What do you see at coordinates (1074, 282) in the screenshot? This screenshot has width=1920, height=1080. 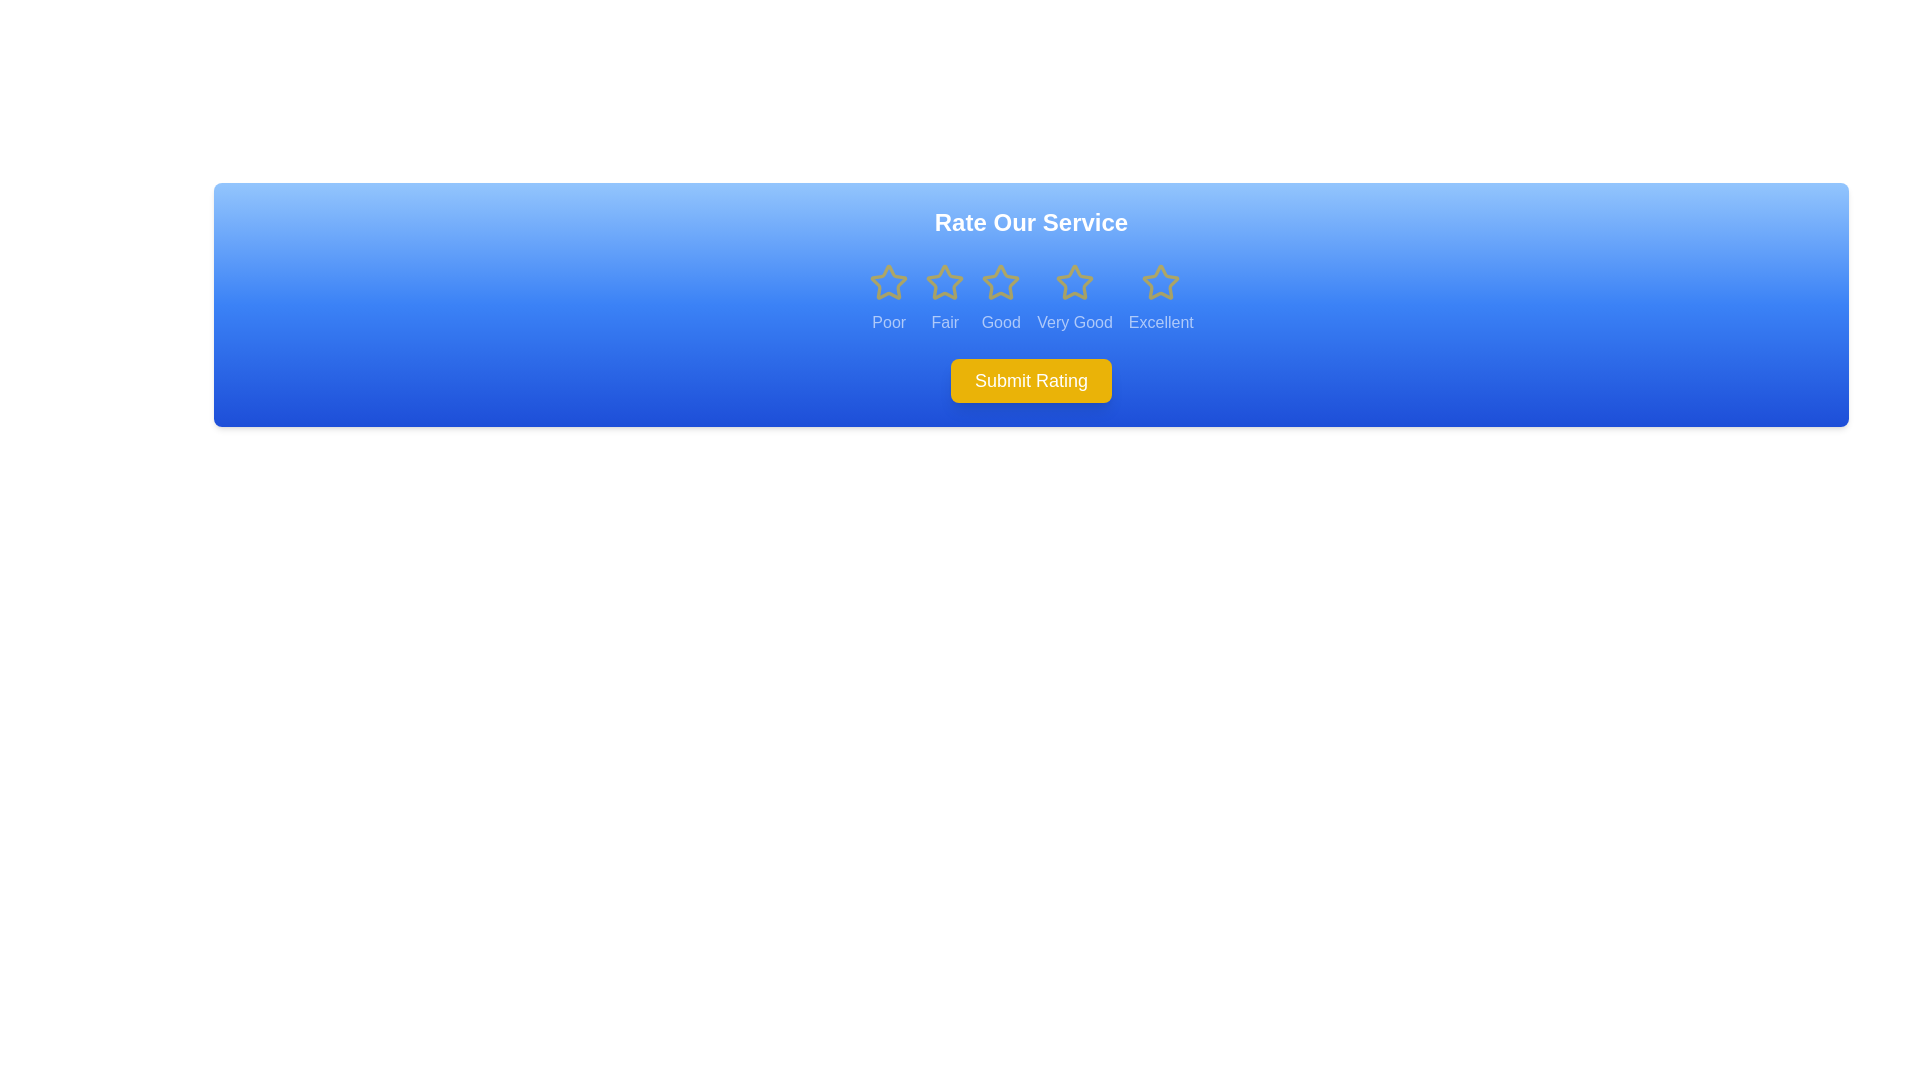 I see `the fourth star in the rating system, which is a golden-yellow star icon on a blue gradient background` at bounding box center [1074, 282].